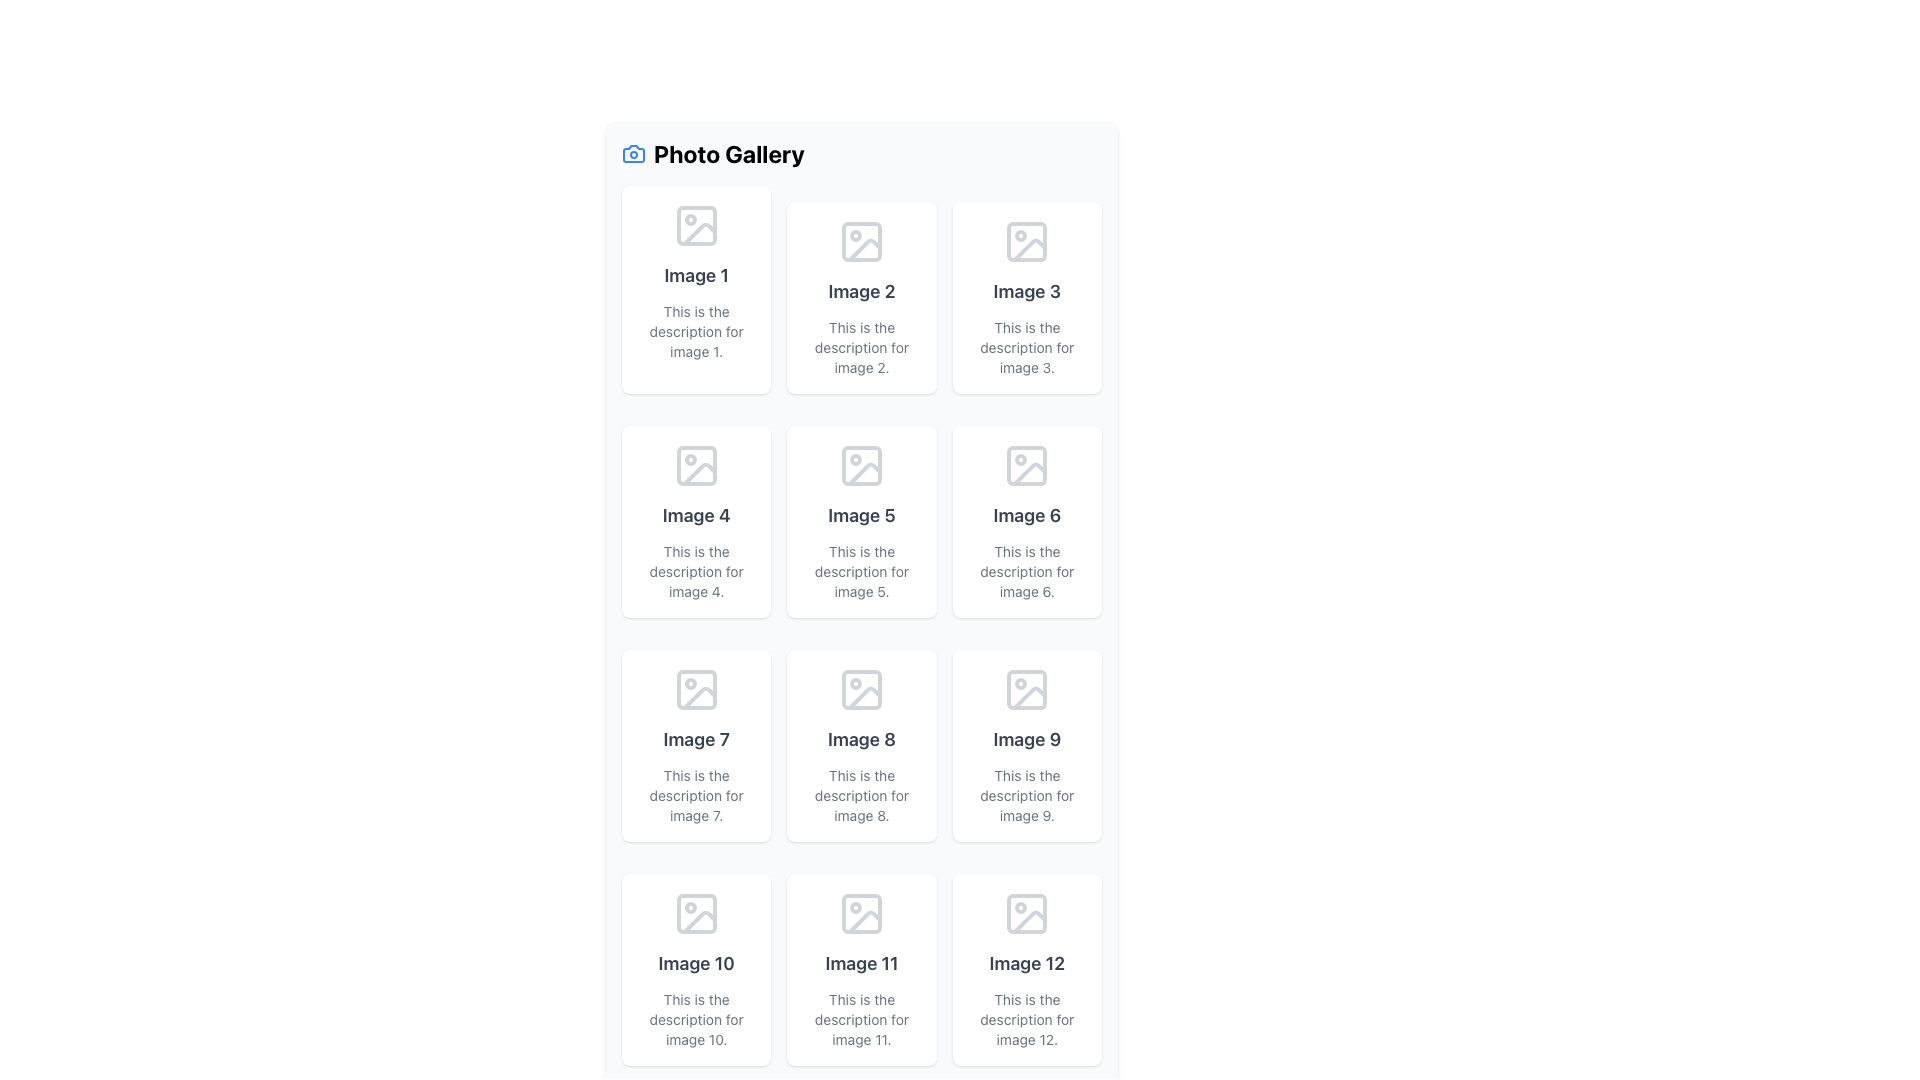  I want to click on the card element titled 'Image 4' in the Photo Gallery, so click(696, 520).